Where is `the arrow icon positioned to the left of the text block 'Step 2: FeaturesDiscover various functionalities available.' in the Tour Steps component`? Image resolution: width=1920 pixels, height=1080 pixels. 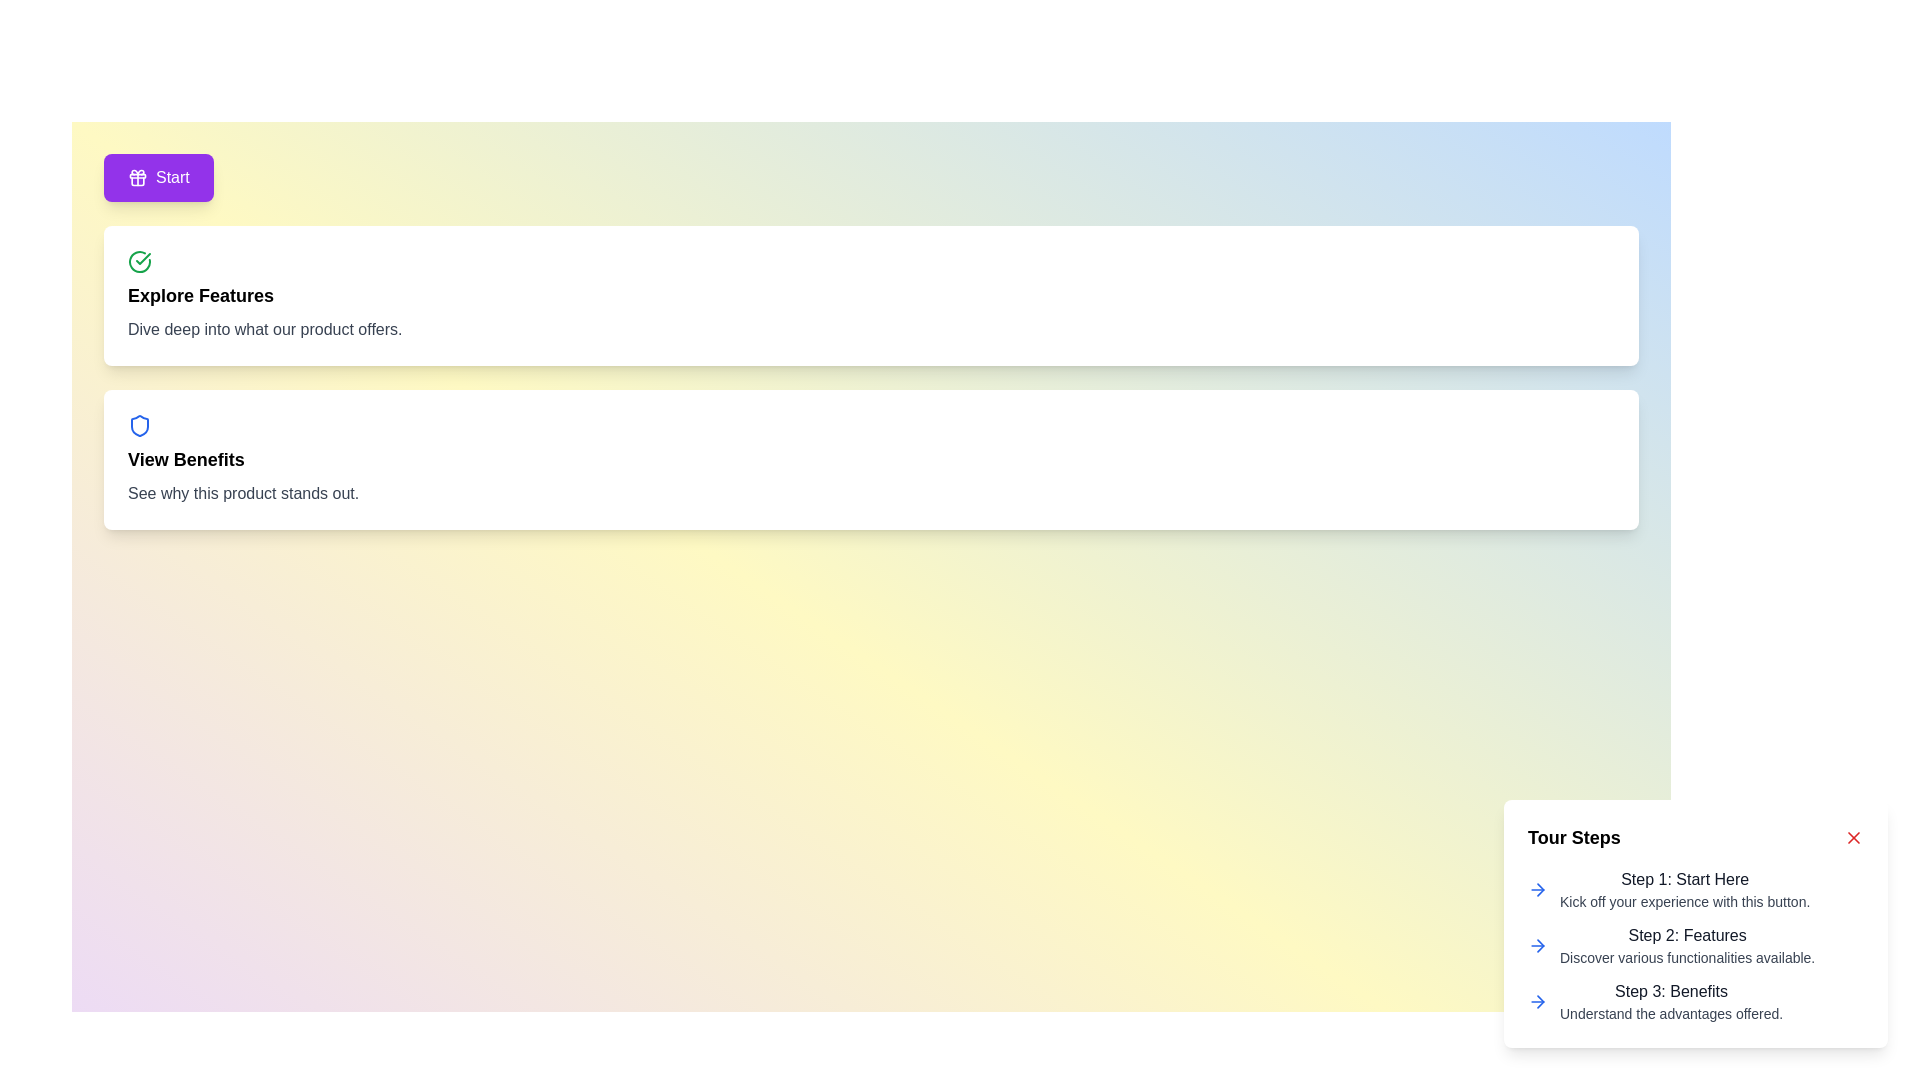
the arrow icon positioned to the left of the text block 'Step 2: FeaturesDiscover various functionalities available.' in the Tour Steps component is located at coordinates (1536, 945).